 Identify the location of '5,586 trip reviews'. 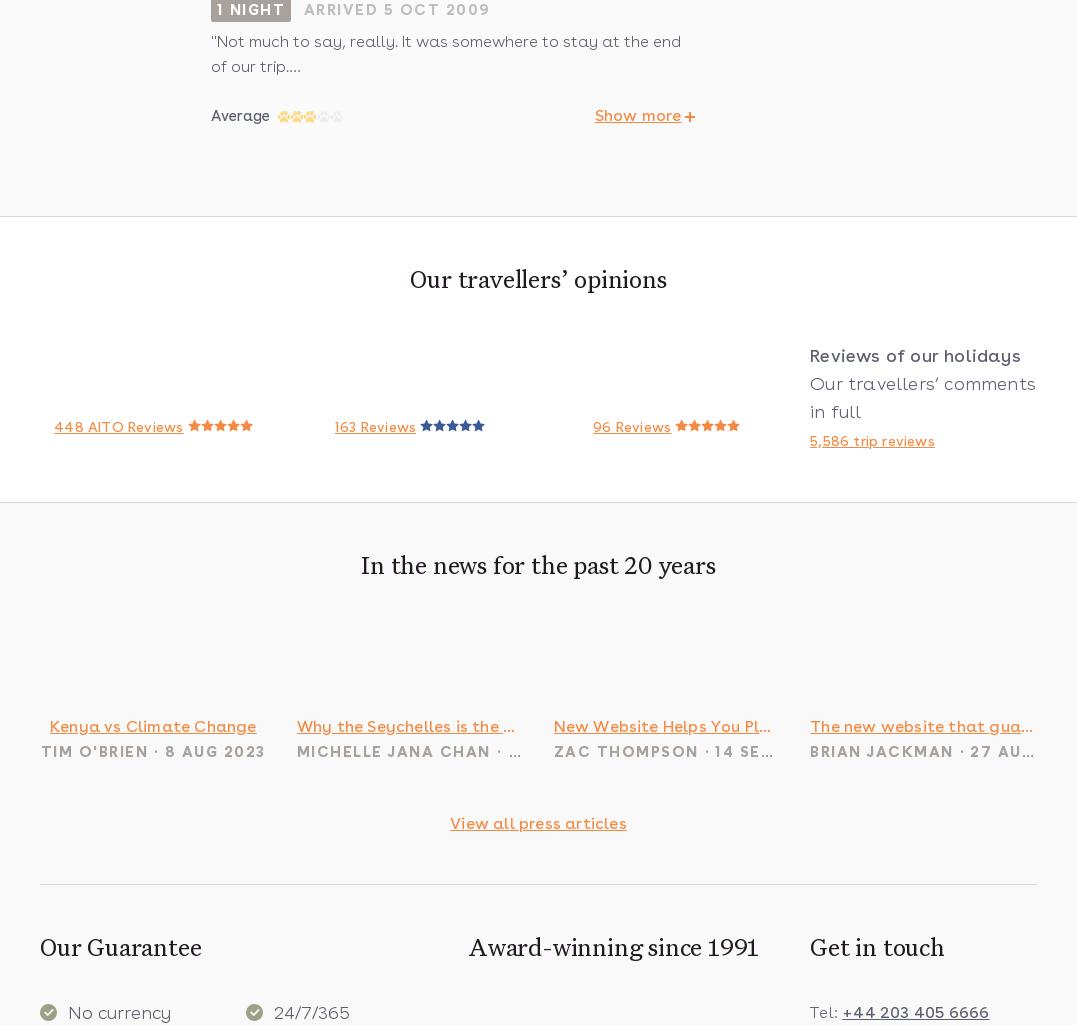
(872, 439).